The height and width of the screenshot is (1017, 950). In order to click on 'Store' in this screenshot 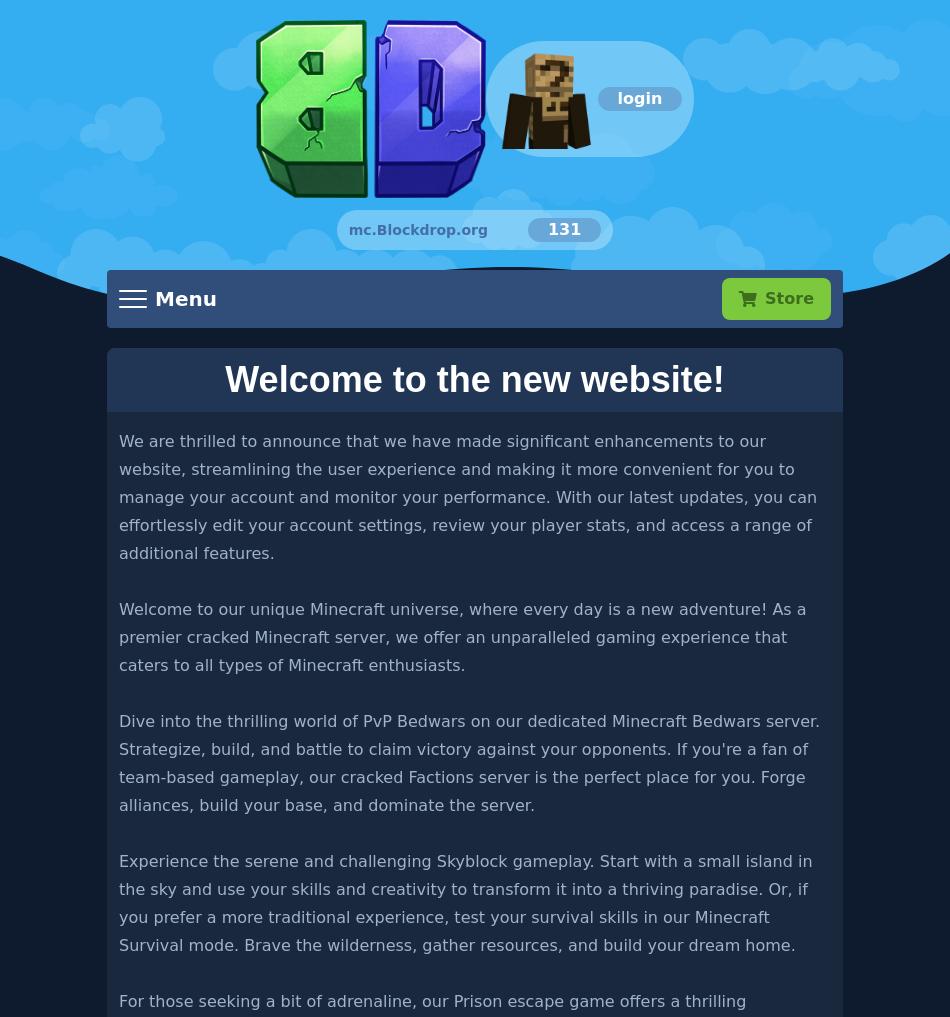, I will do `click(788, 297)`.